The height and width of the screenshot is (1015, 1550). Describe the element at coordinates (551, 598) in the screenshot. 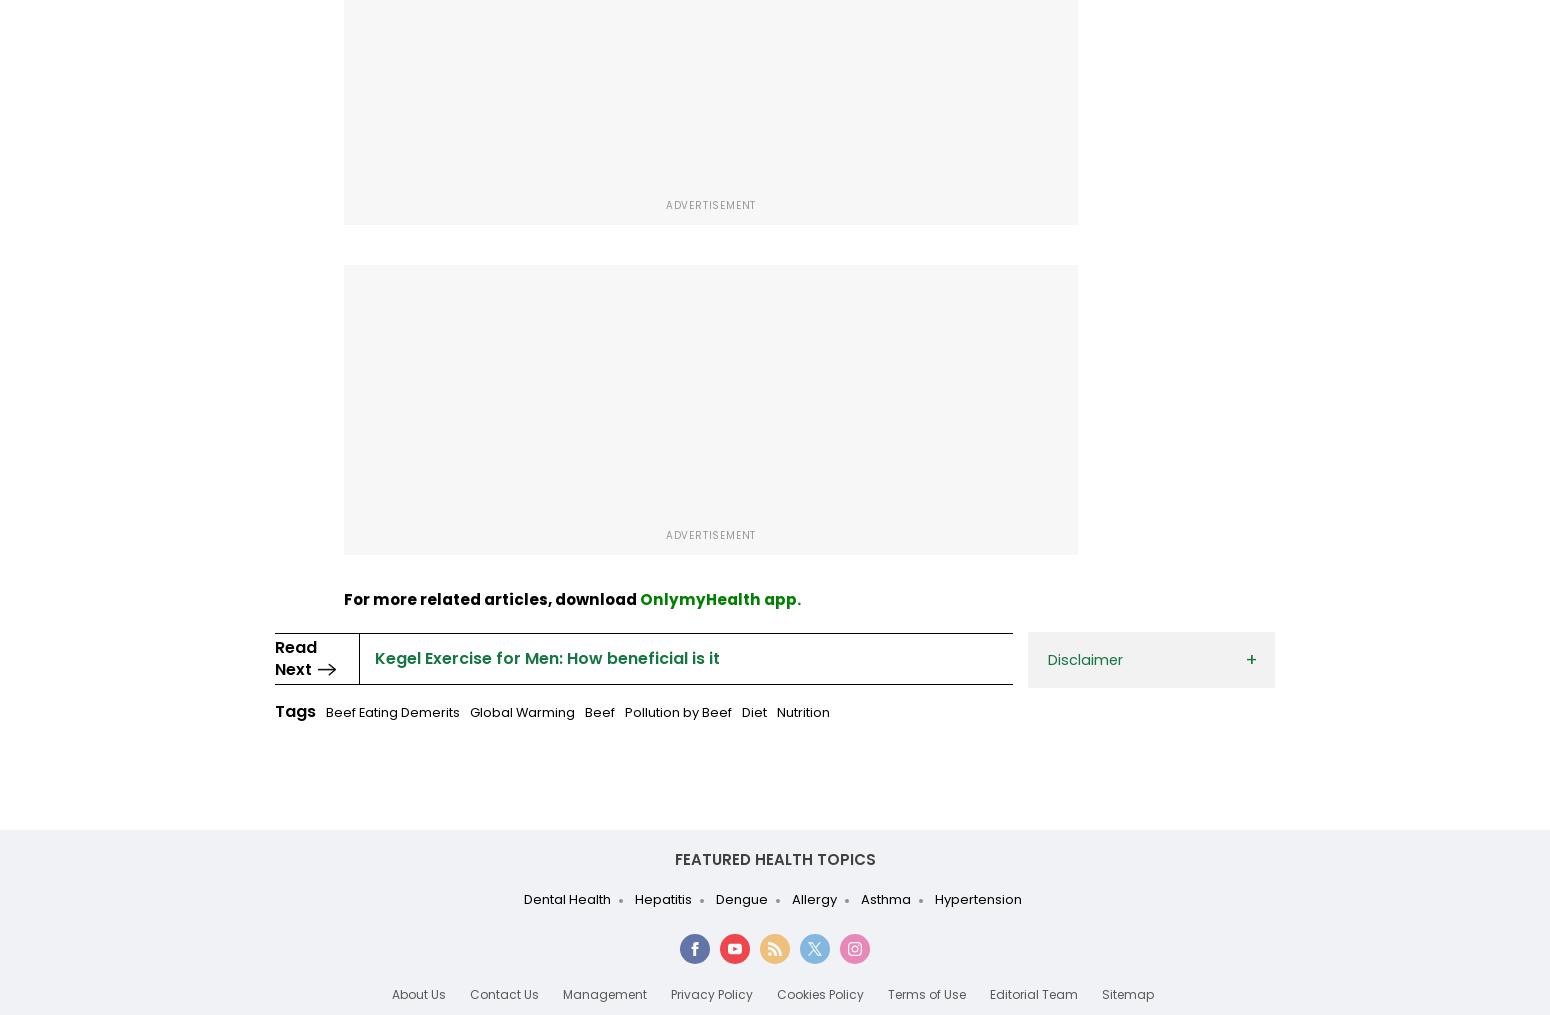

I see `'download'` at that location.